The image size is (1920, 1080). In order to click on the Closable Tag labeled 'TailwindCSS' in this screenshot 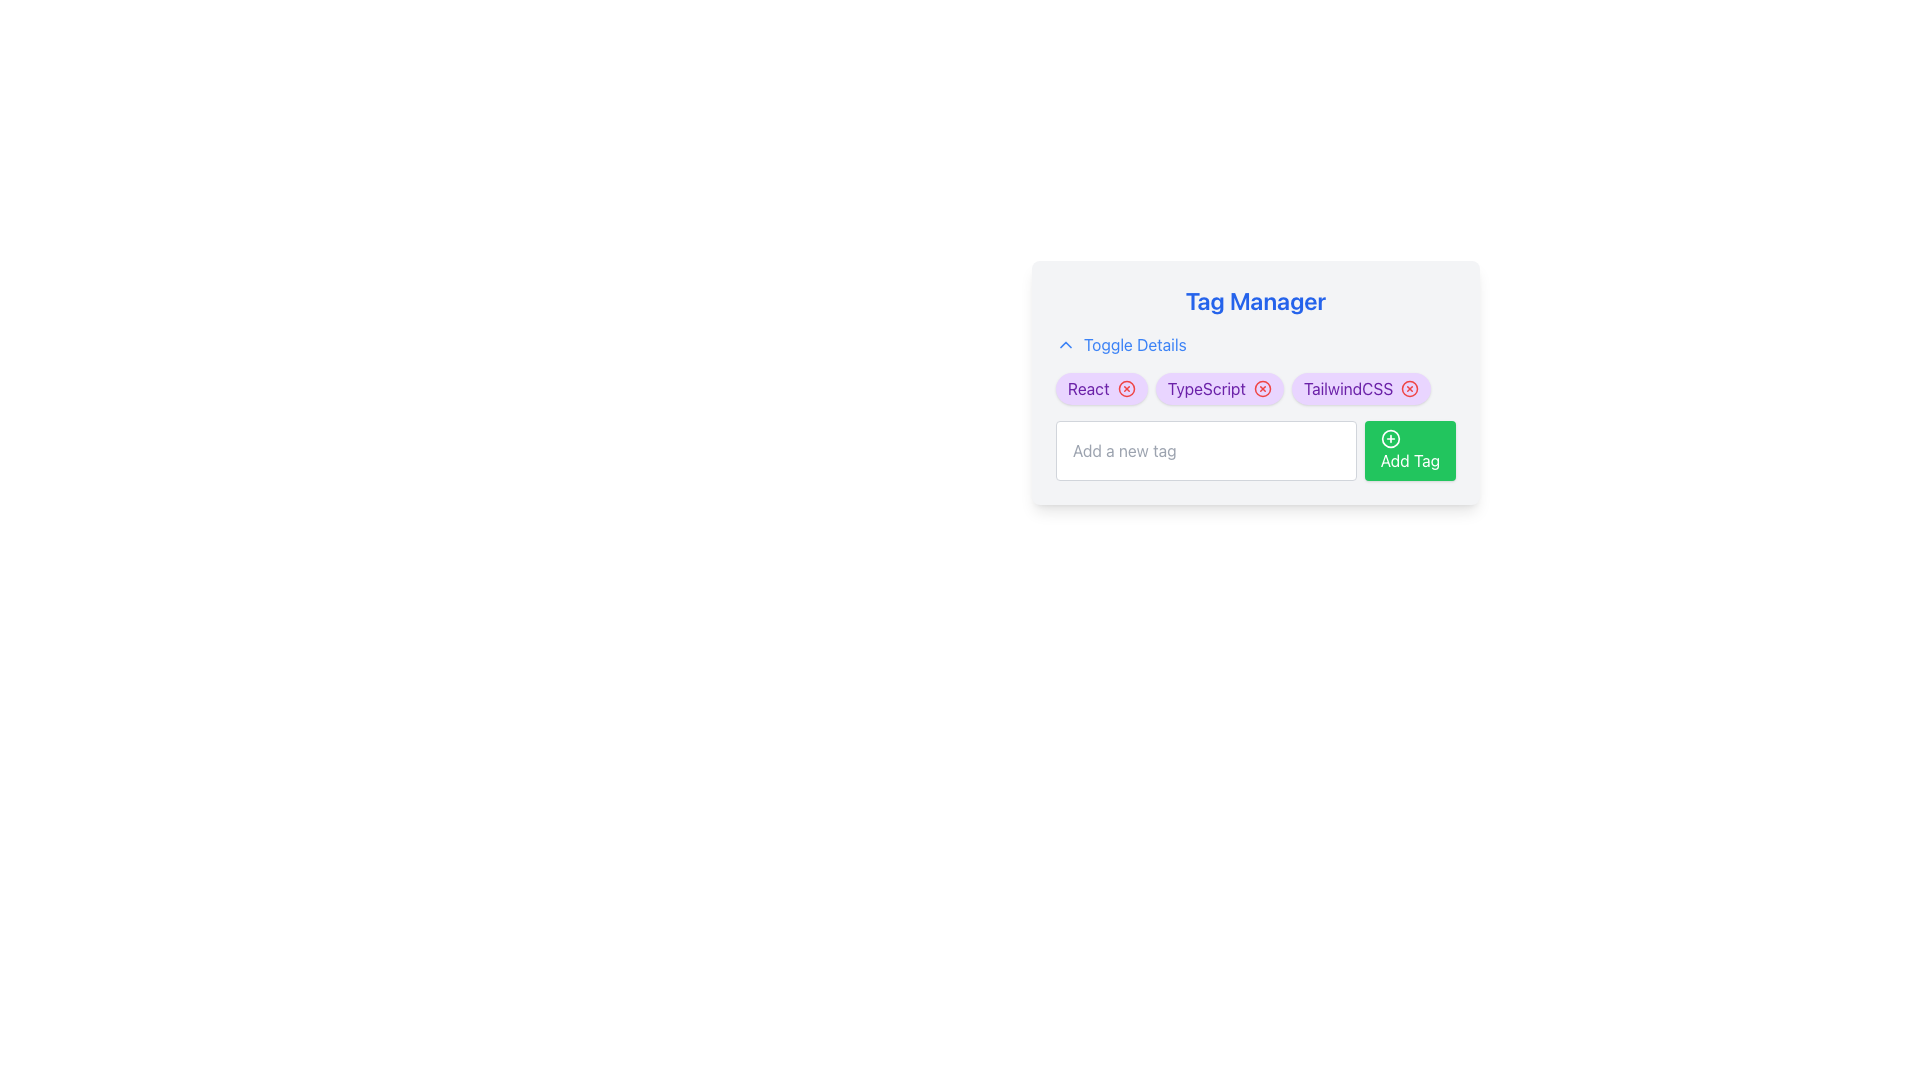, I will do `click(1360, 389)`.